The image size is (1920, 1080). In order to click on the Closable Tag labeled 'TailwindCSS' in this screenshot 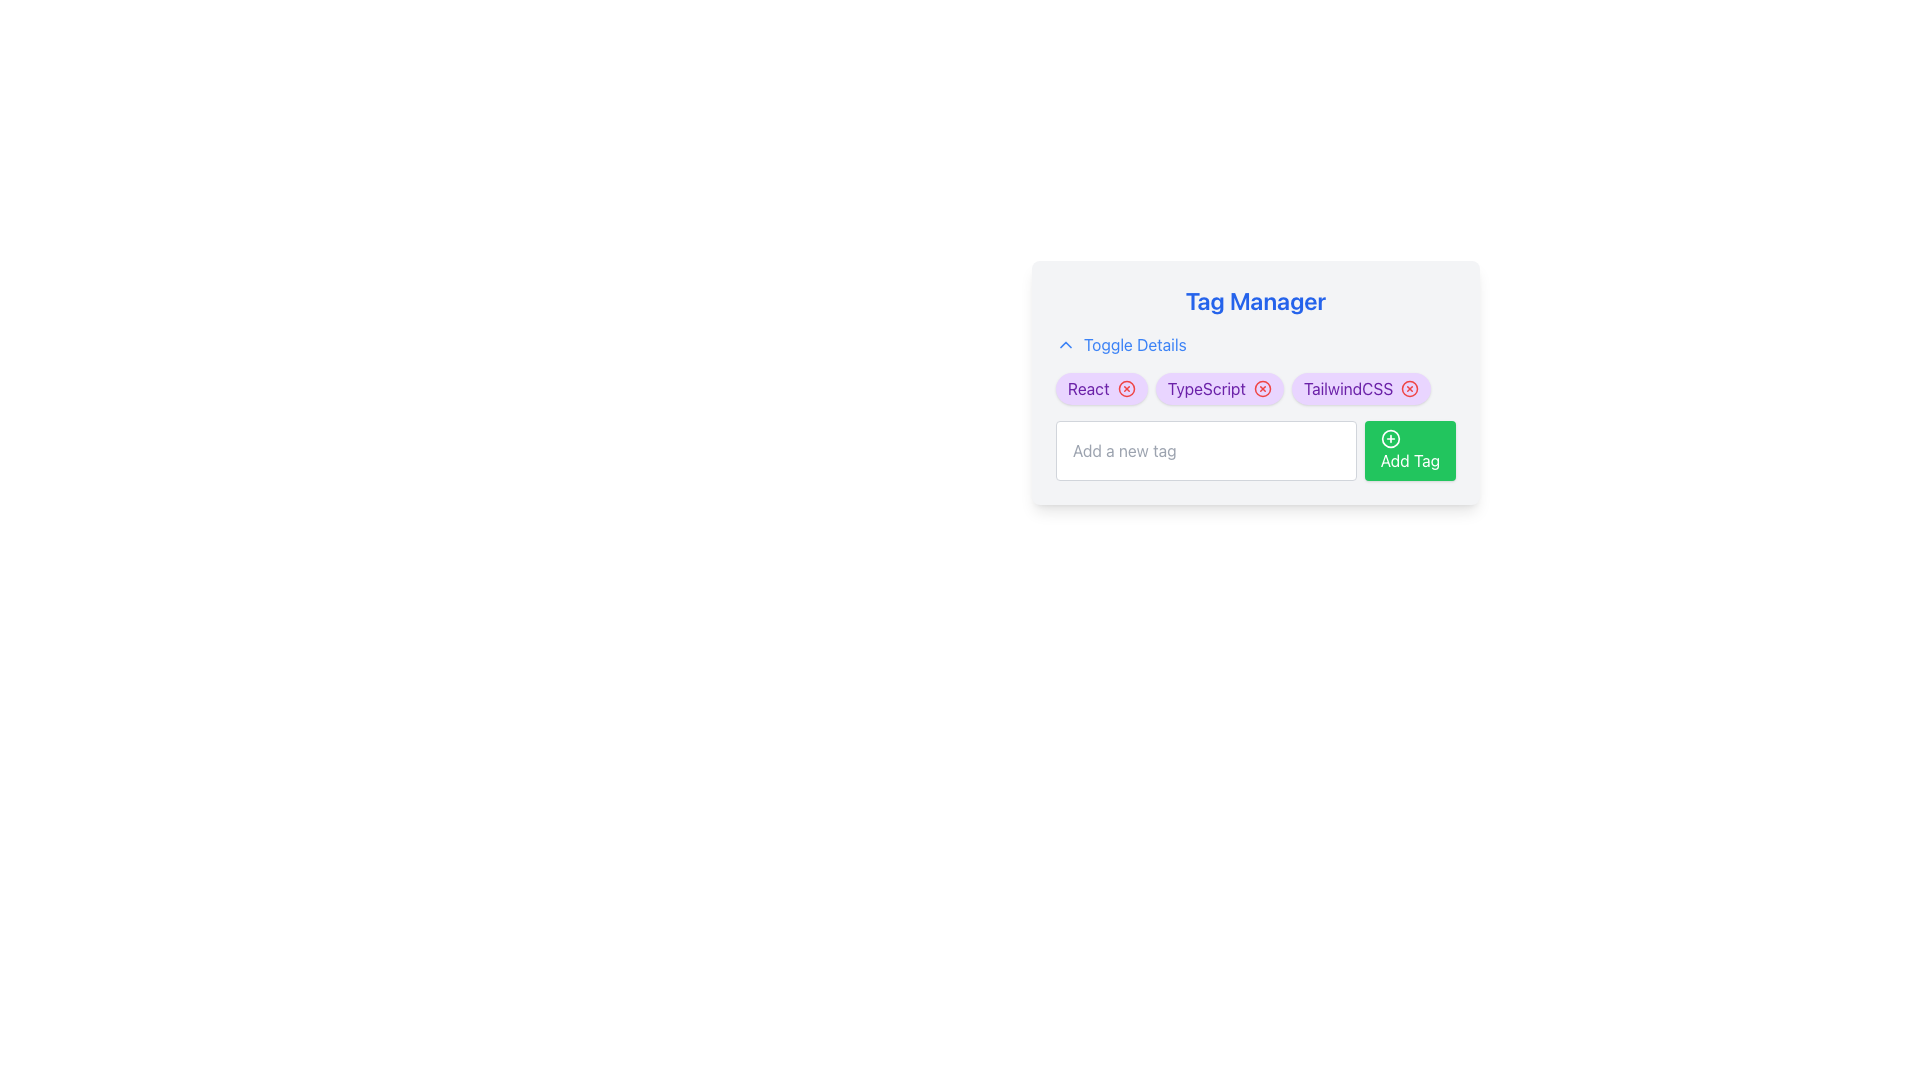, I will do `click(1360, 389)`.